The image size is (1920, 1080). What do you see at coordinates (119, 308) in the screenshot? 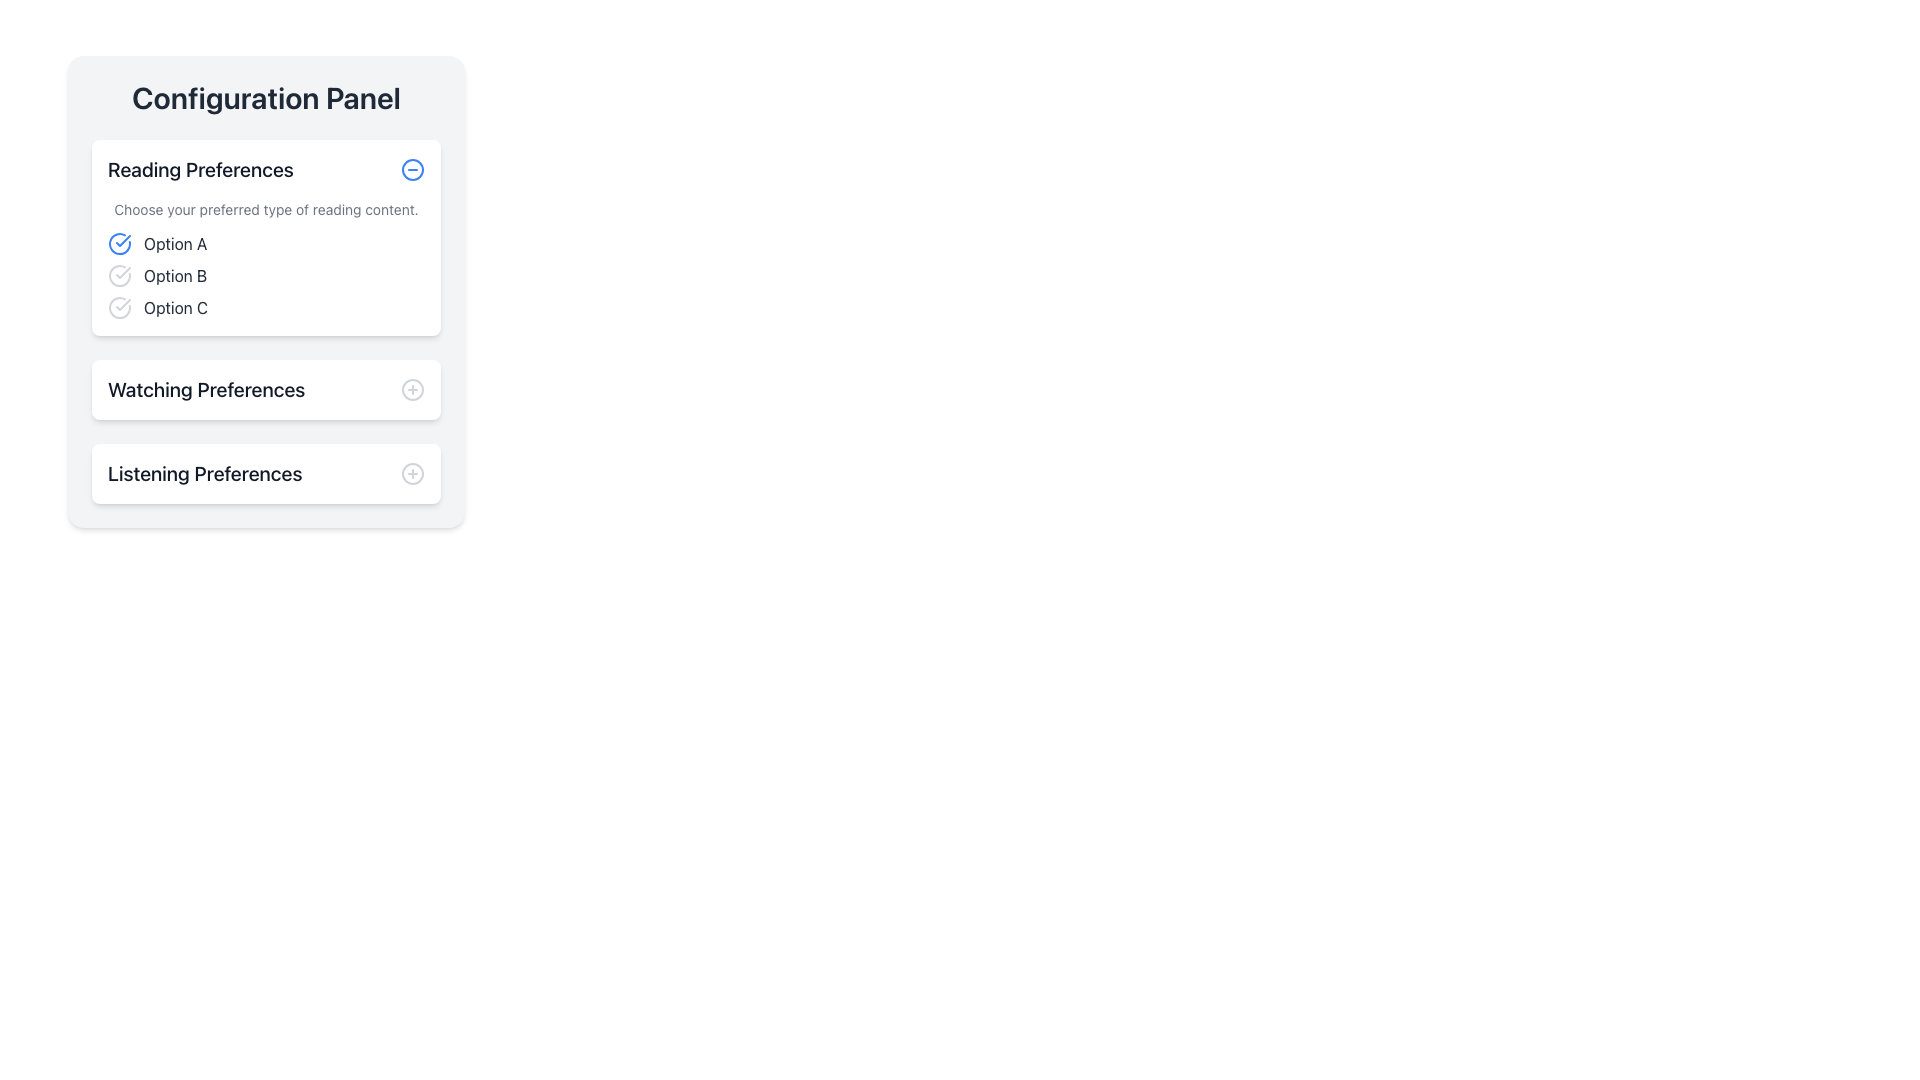
I see `the selection indicator icon representing 'Option C' in the 'Reading Preferences' section of the configuration panel` at bounding box center [119, 308].